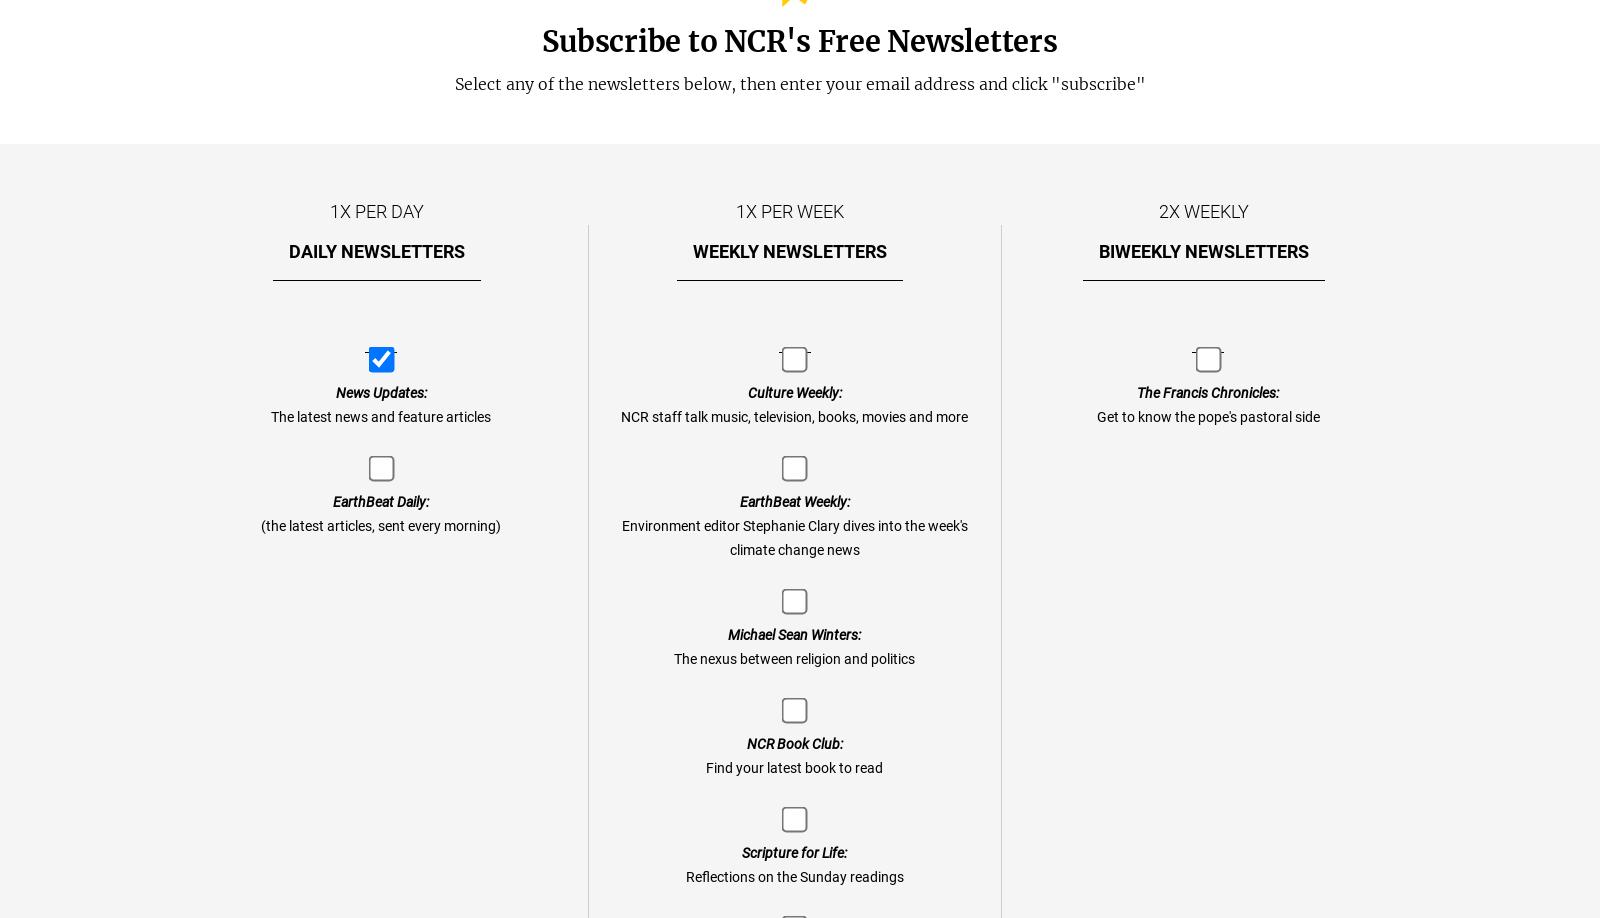  I want to click on 'Michael Sean Winters:', so click(794, 634).